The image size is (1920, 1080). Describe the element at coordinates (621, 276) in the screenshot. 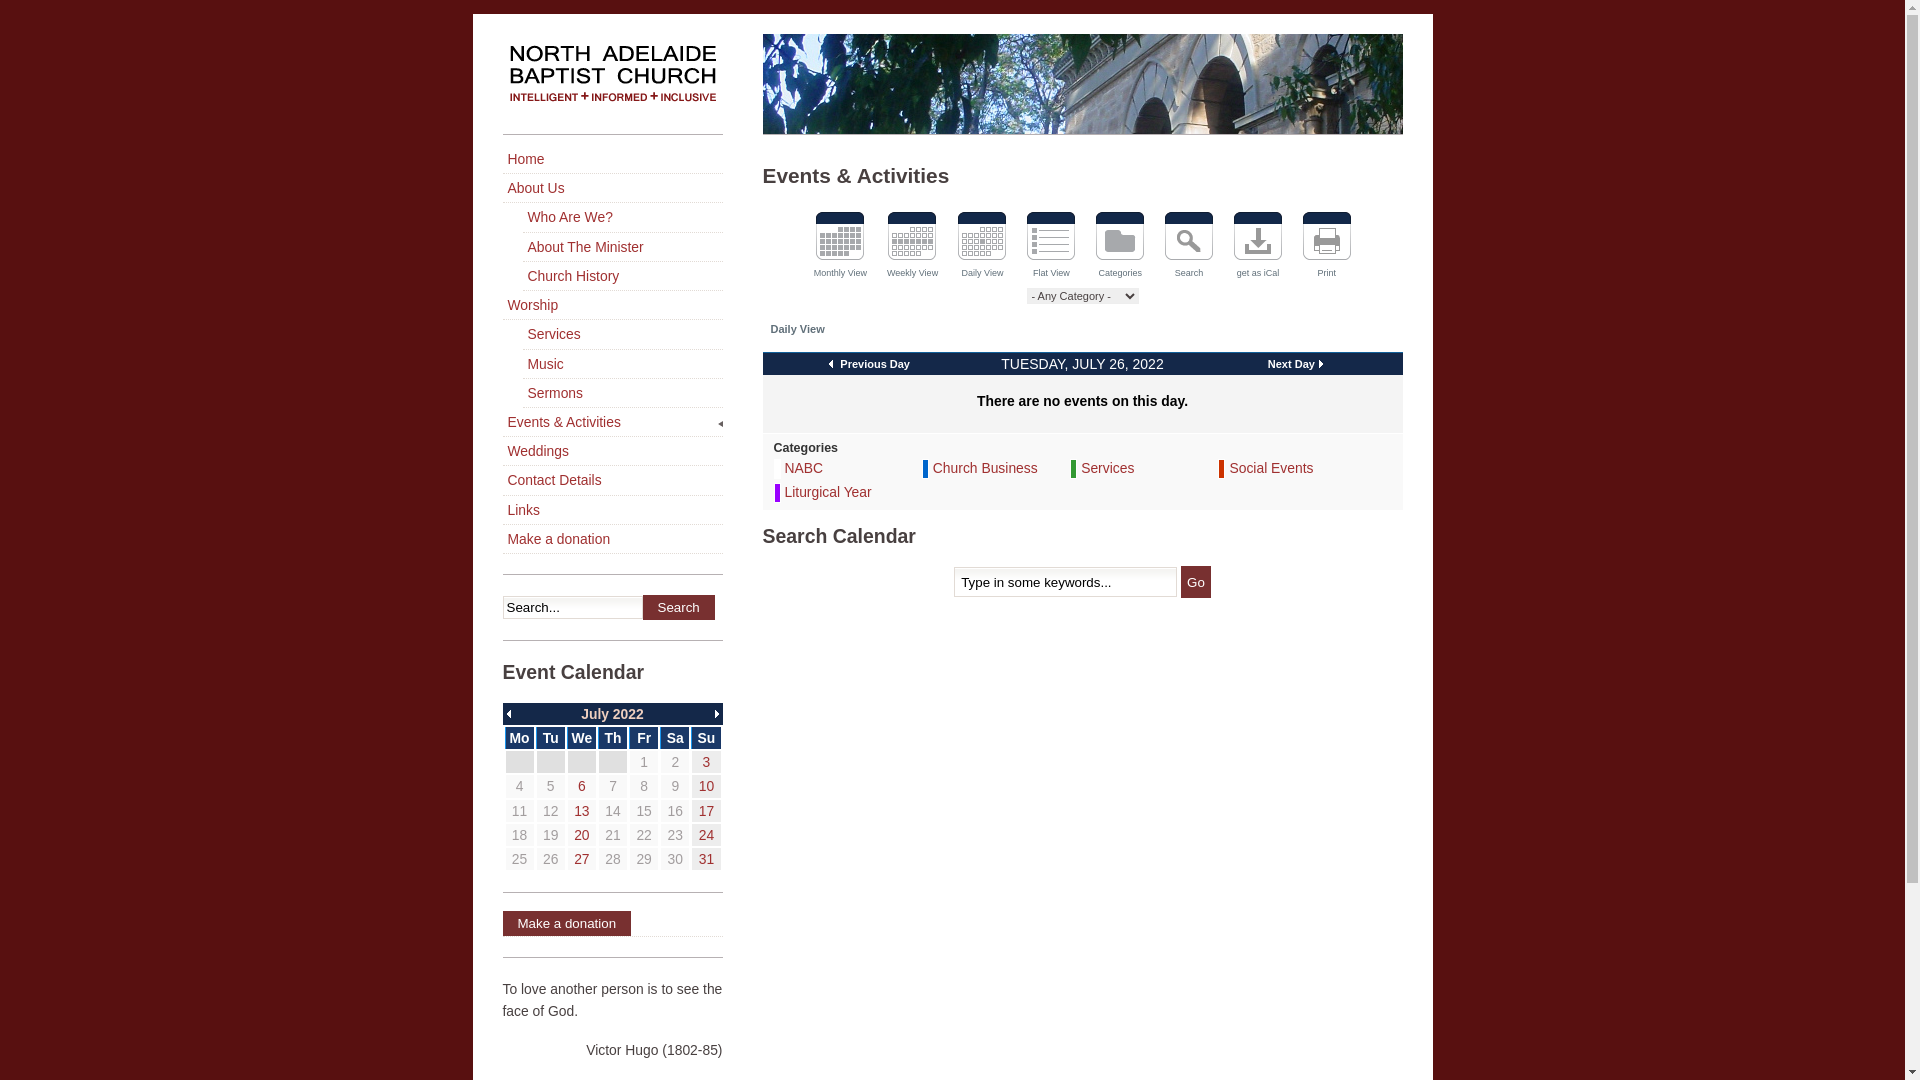

I see `'Church History'` at that location.